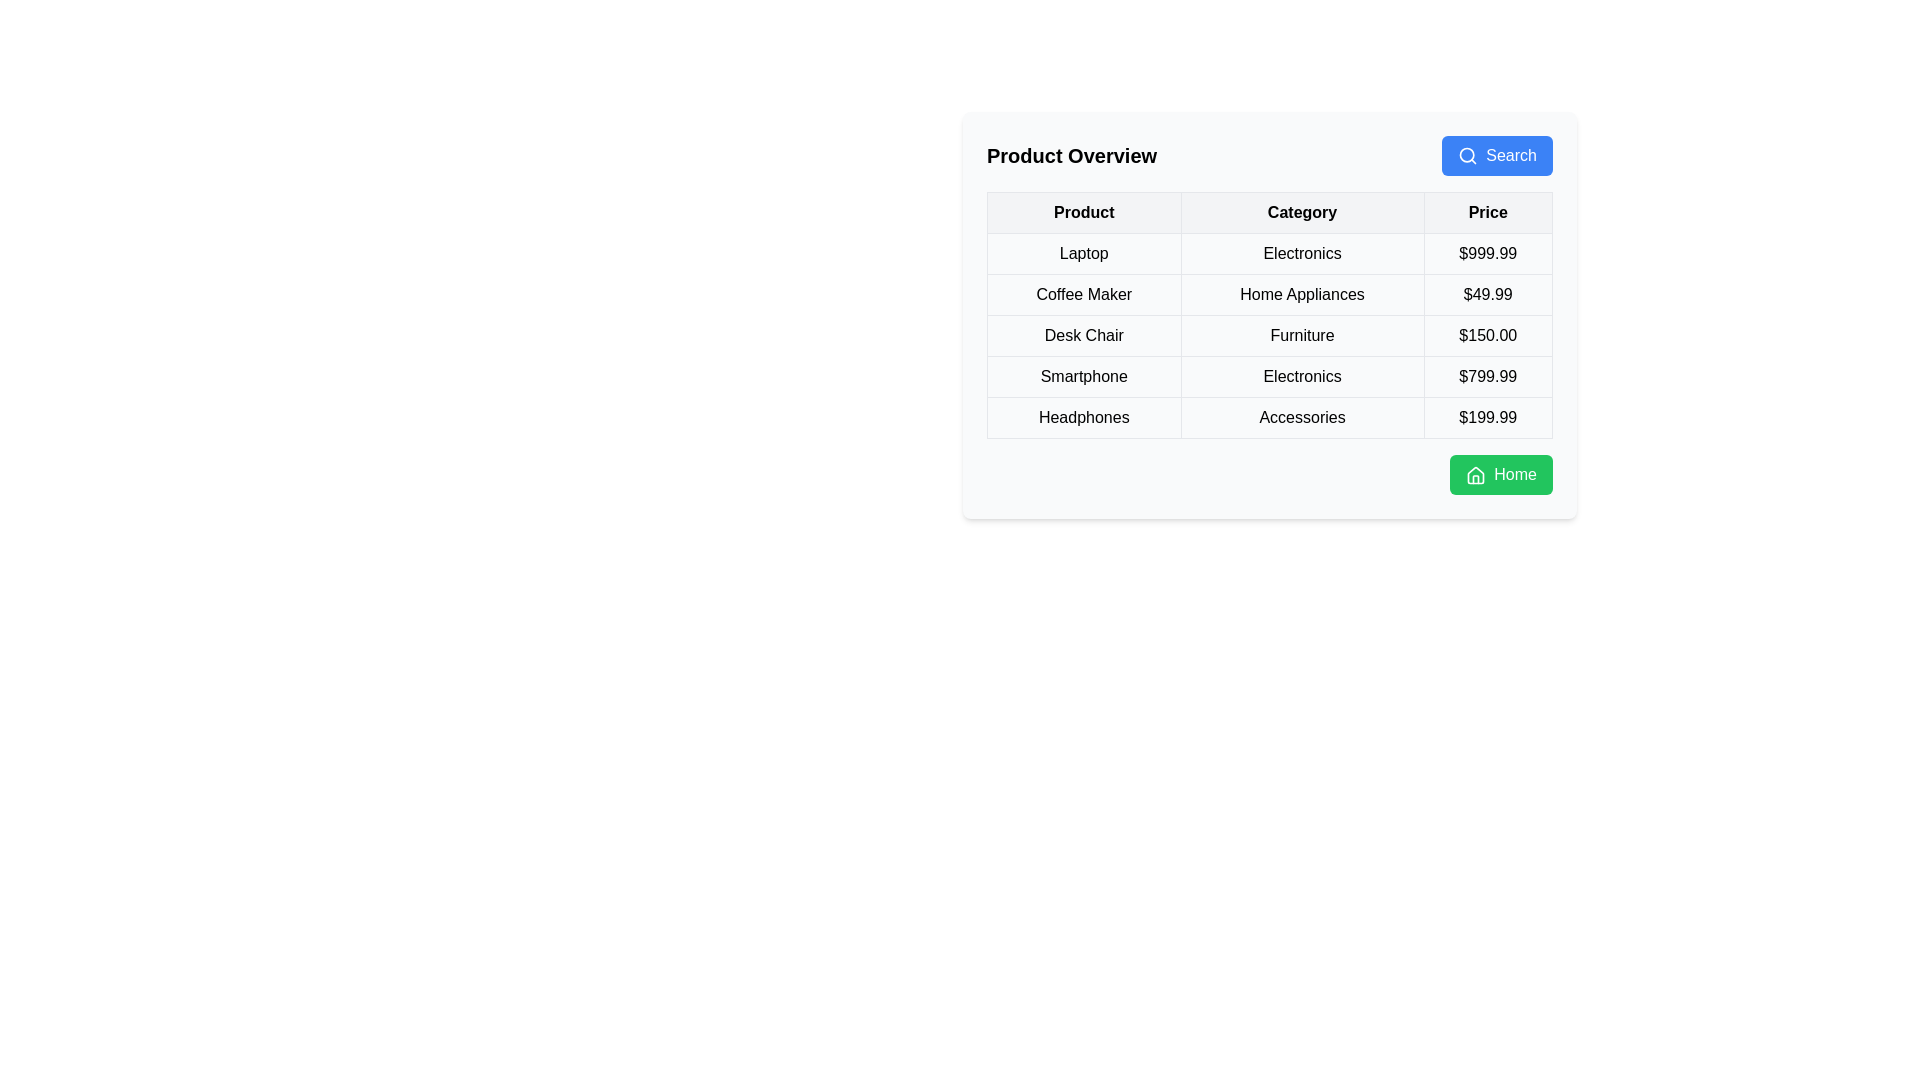  Describe the element at coordinates (1083, 377) in the screenshot. I see `the textual element displaying the product type 'Smartphone' in the first cell of the table under the 'Product Overview' header` at that location.